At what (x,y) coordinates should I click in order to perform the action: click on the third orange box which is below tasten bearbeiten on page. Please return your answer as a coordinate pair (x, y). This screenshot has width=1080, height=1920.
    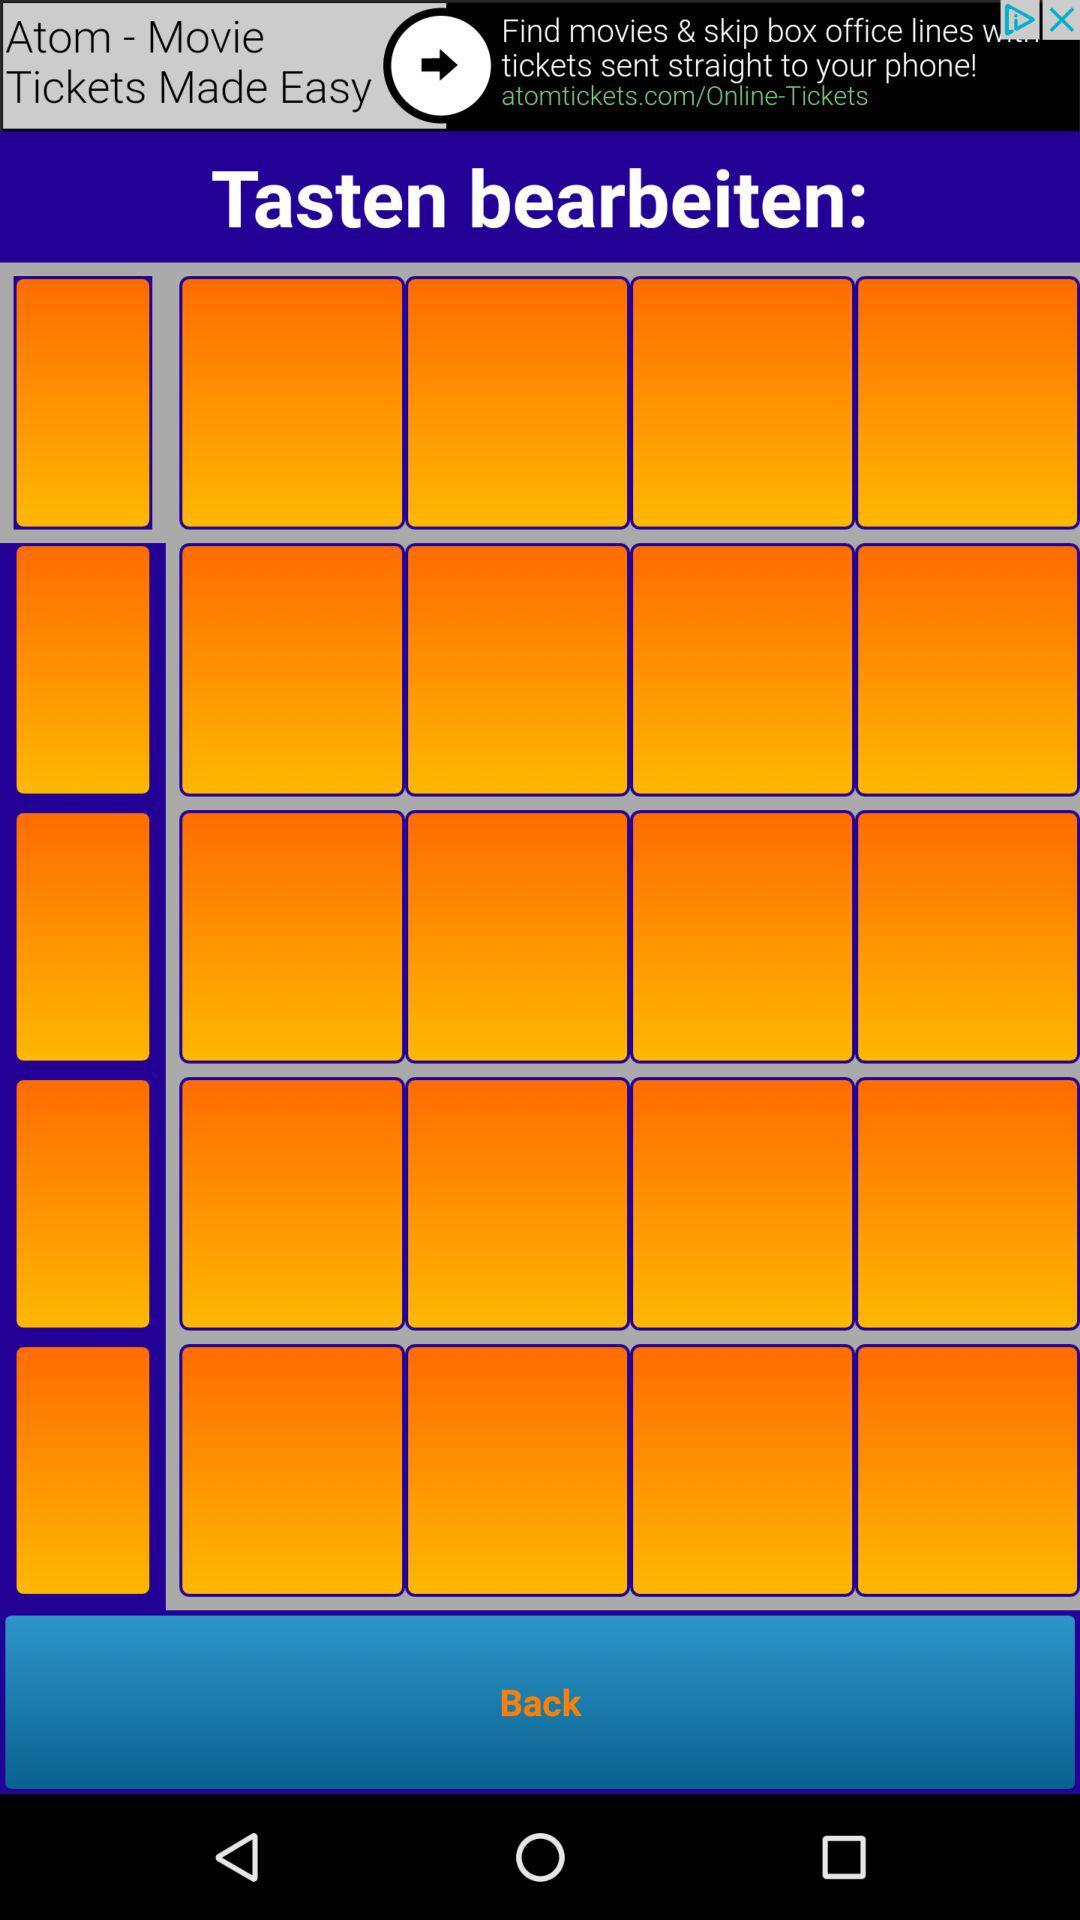
    Looking at the image, I should click on (516, 402).